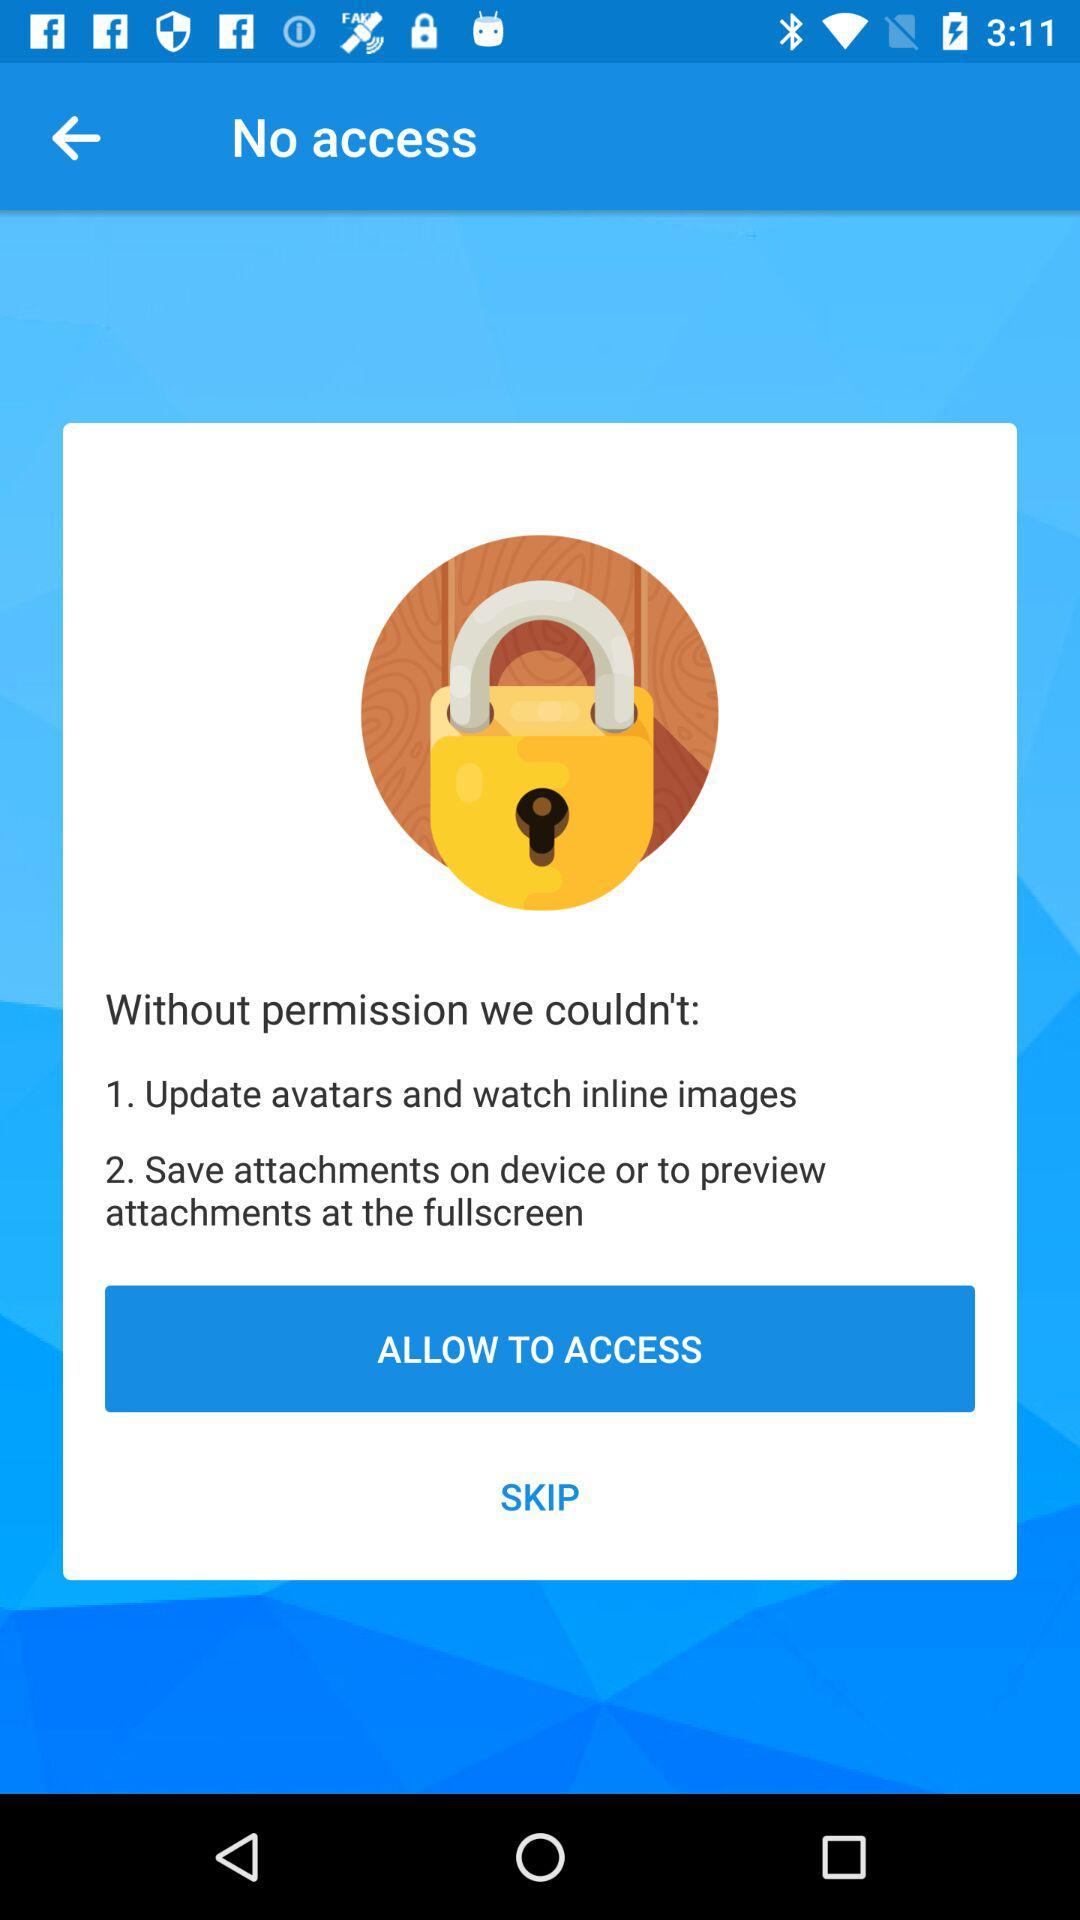 Image resolution: width=1080 pixels, height=1920 pixels. What do you see at coordinates (540, 1348) in the screenshot?
I see `the item below 2 save attachments item` at bounding box center [540, 1348].